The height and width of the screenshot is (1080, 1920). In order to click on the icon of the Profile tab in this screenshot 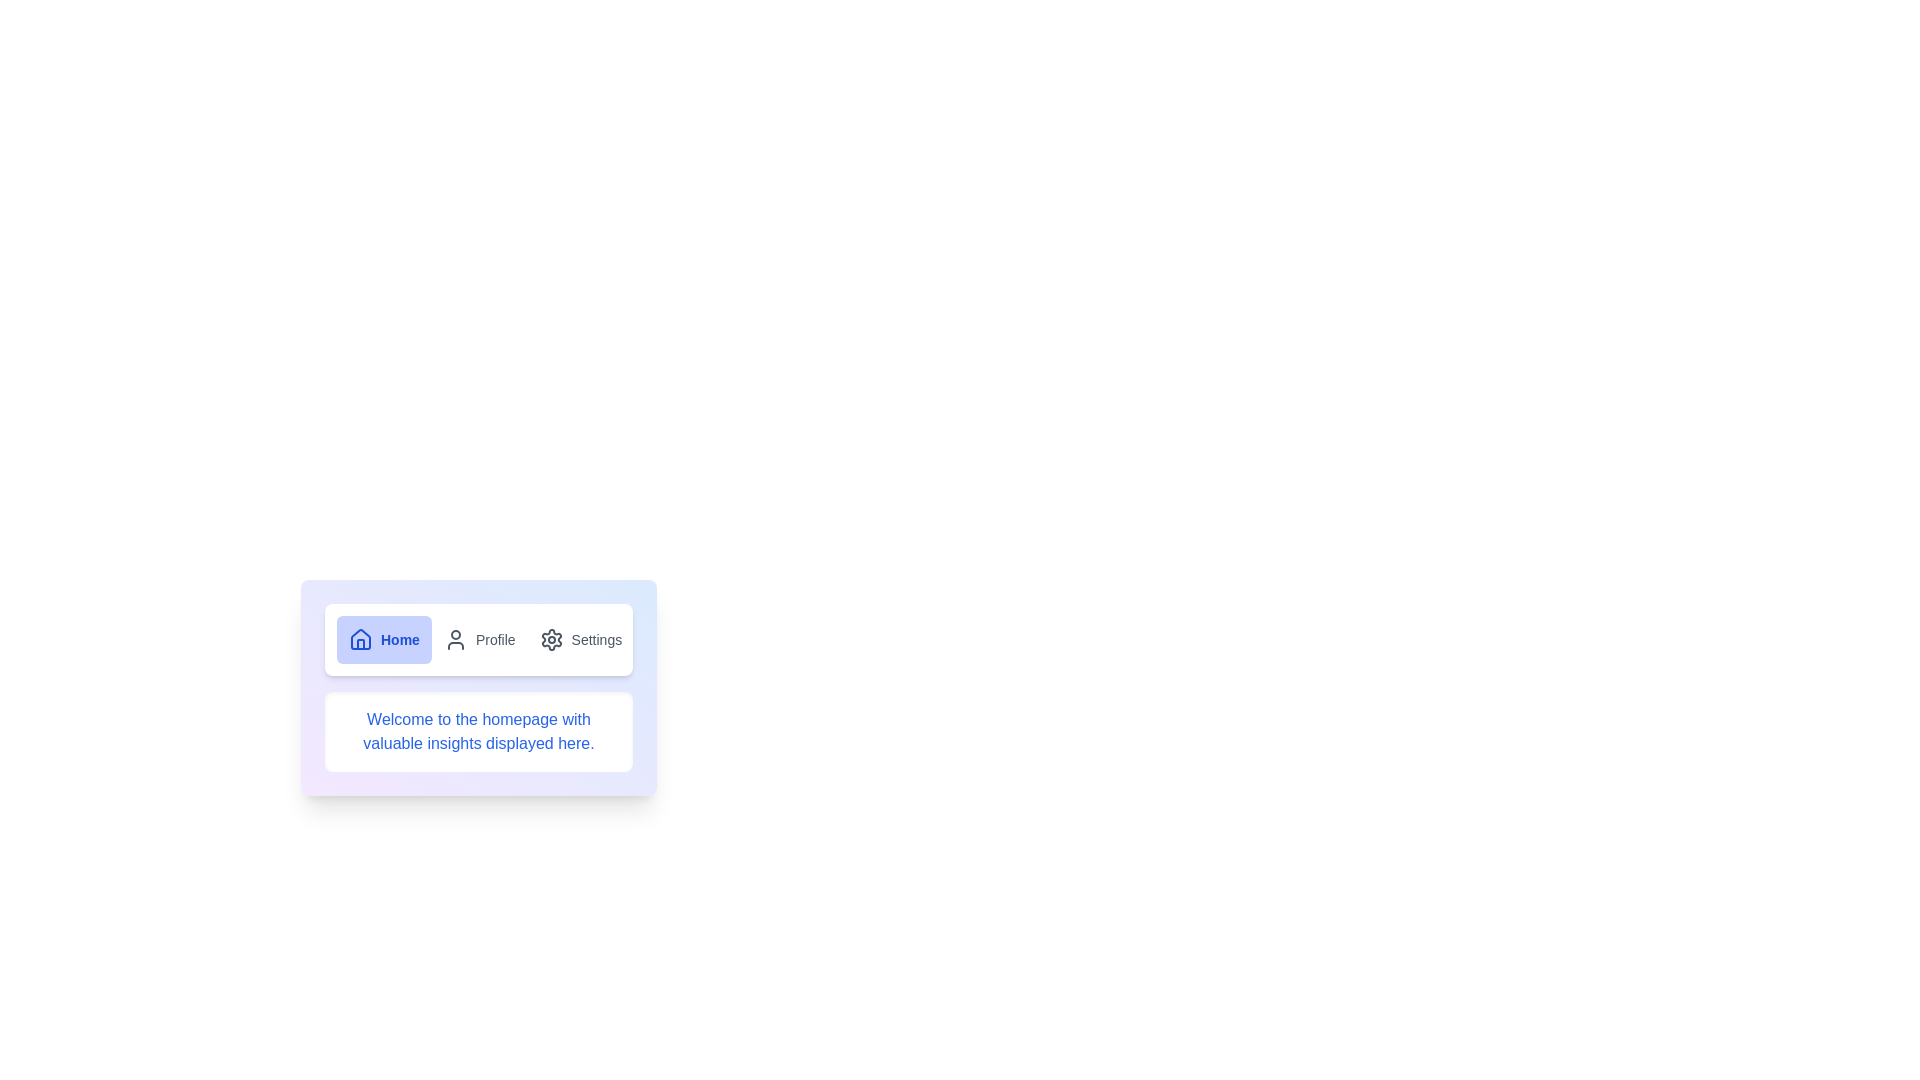, I will do `click(455, 640)`.